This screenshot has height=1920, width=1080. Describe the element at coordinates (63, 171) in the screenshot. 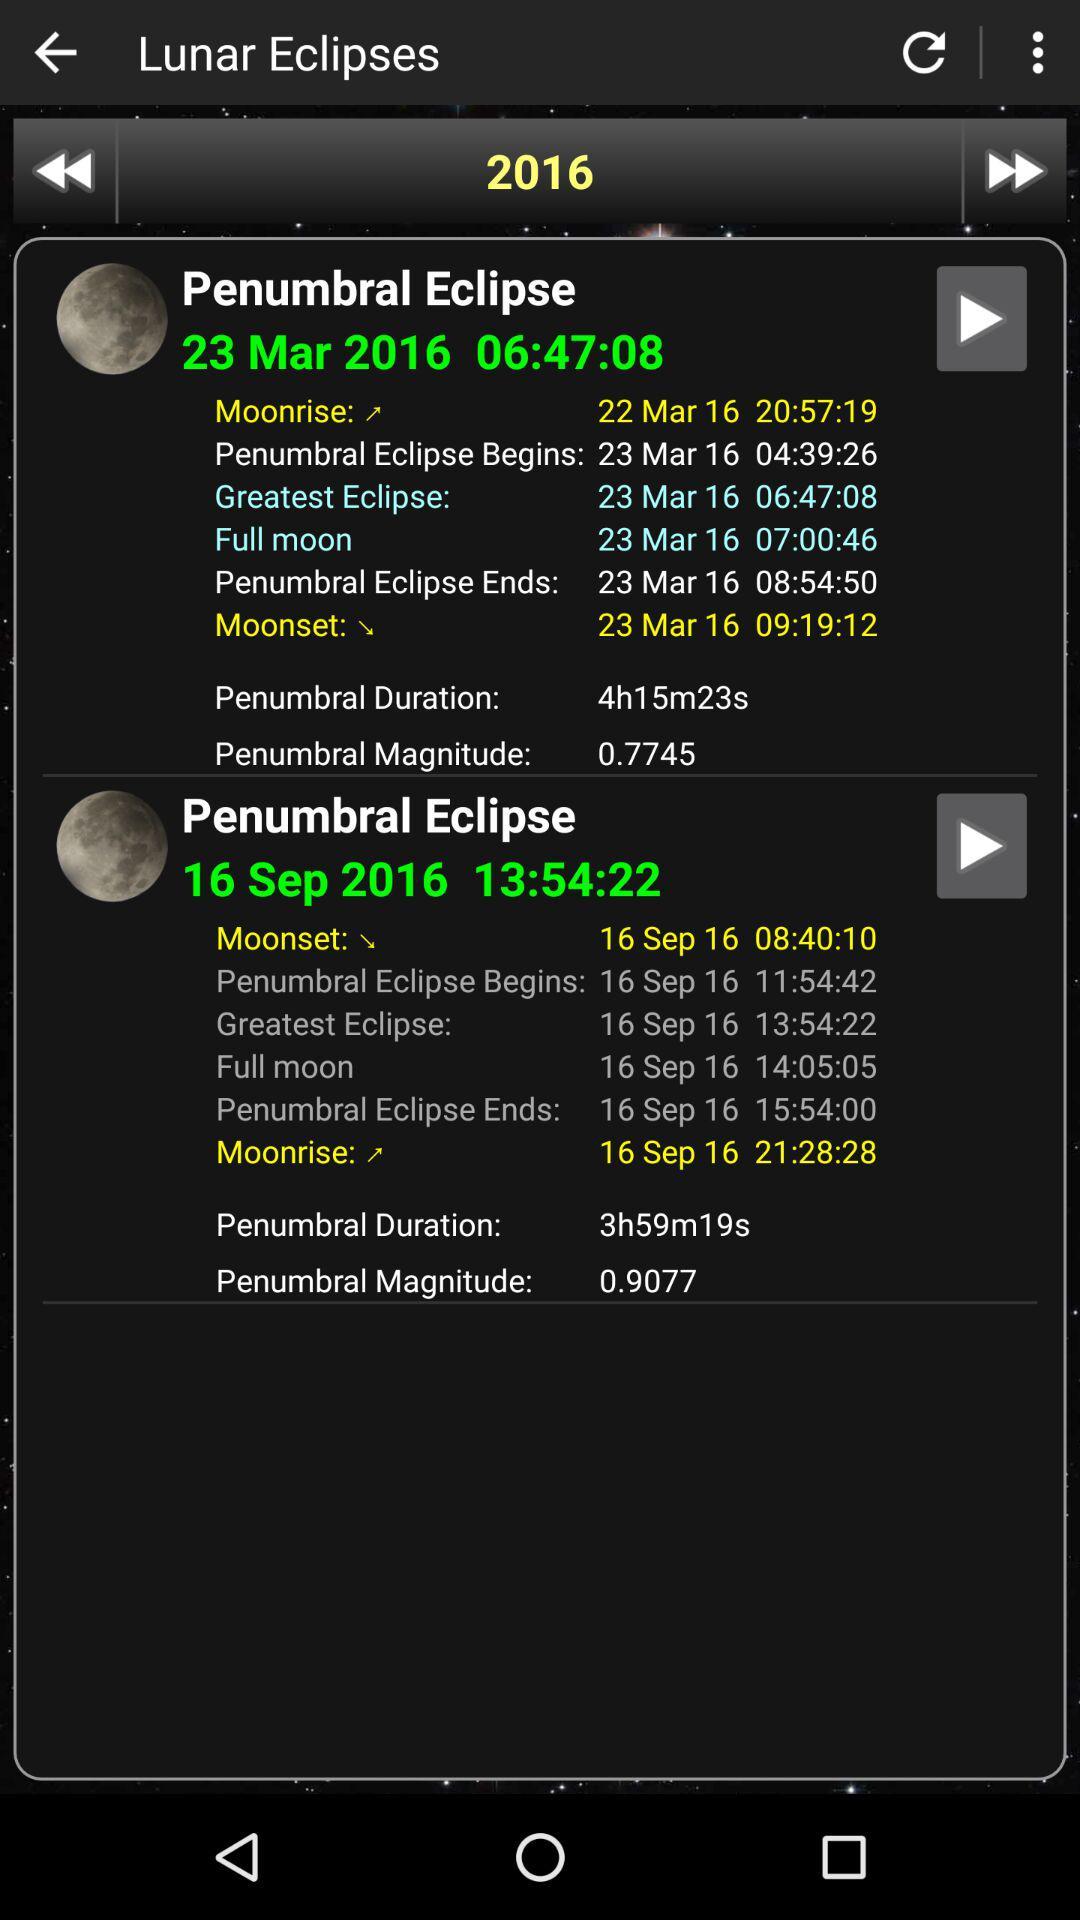

I see `back one year` at that location.